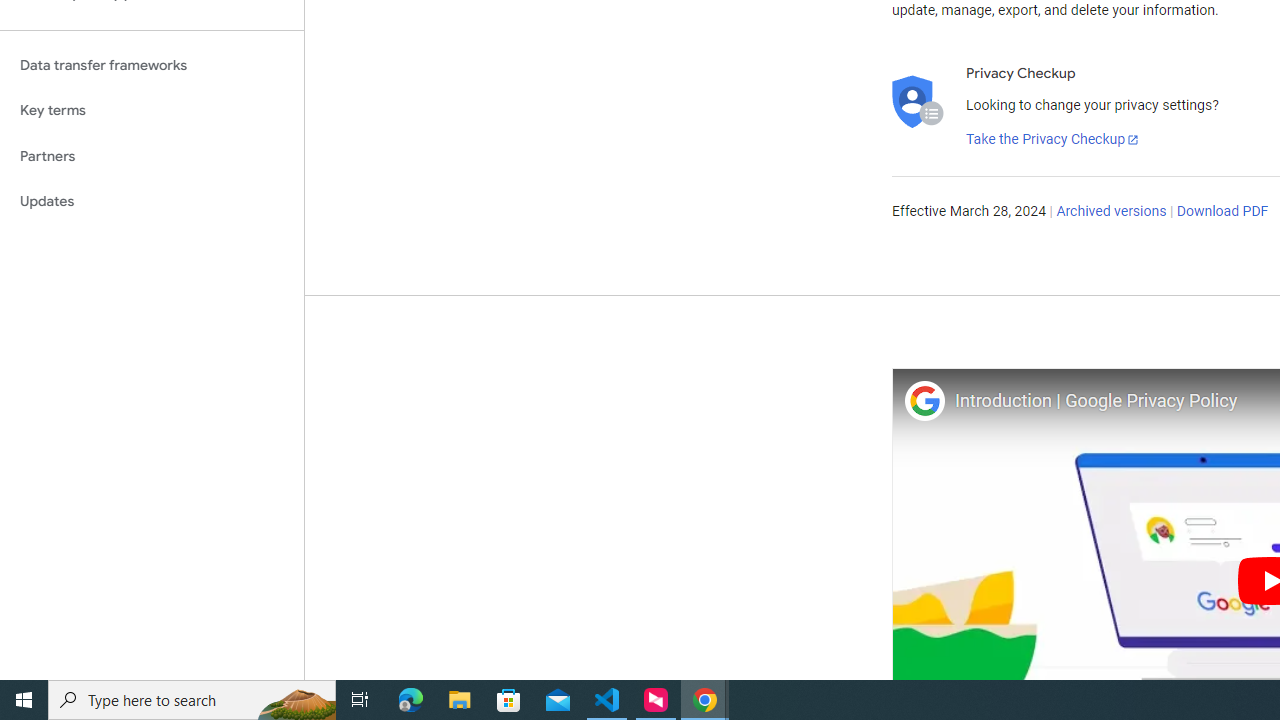 The height and width of the screenshot is (720, 1280). I want to click on 'Partners', so click(151, 155).